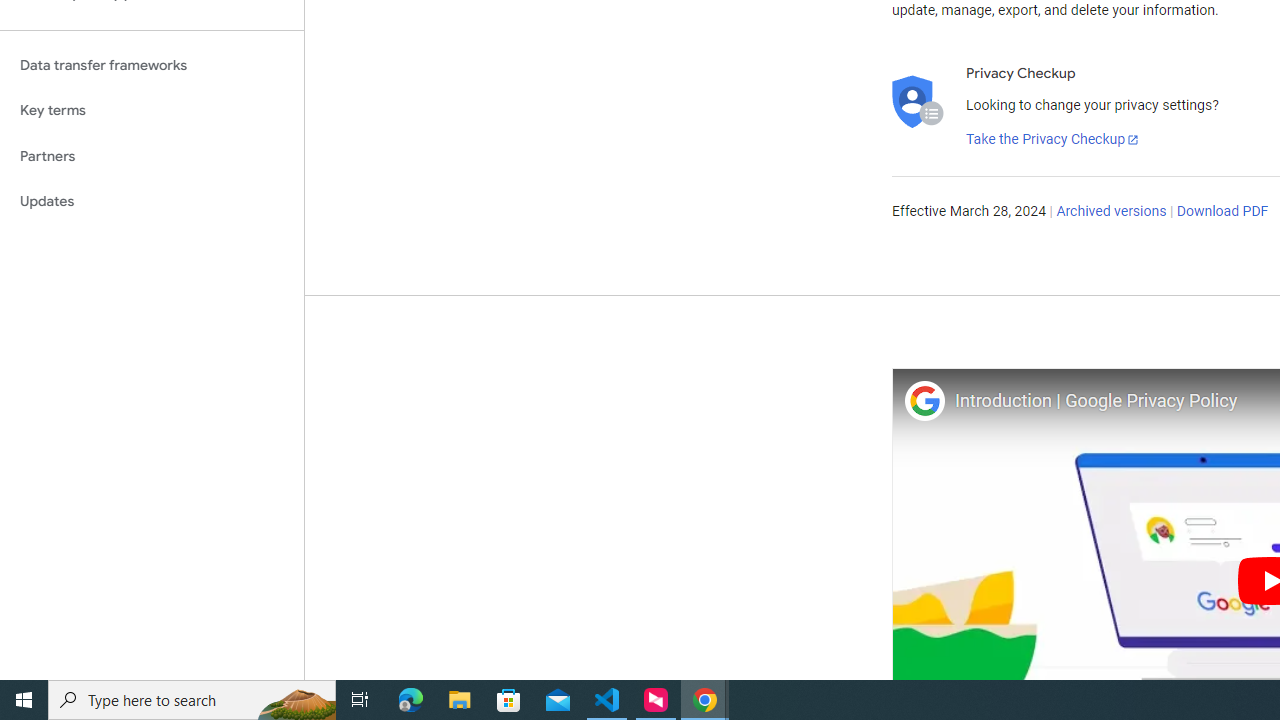 The height and width of the screenshot is (720, 1280). I want to click on 'Partners', so click(151, 155).